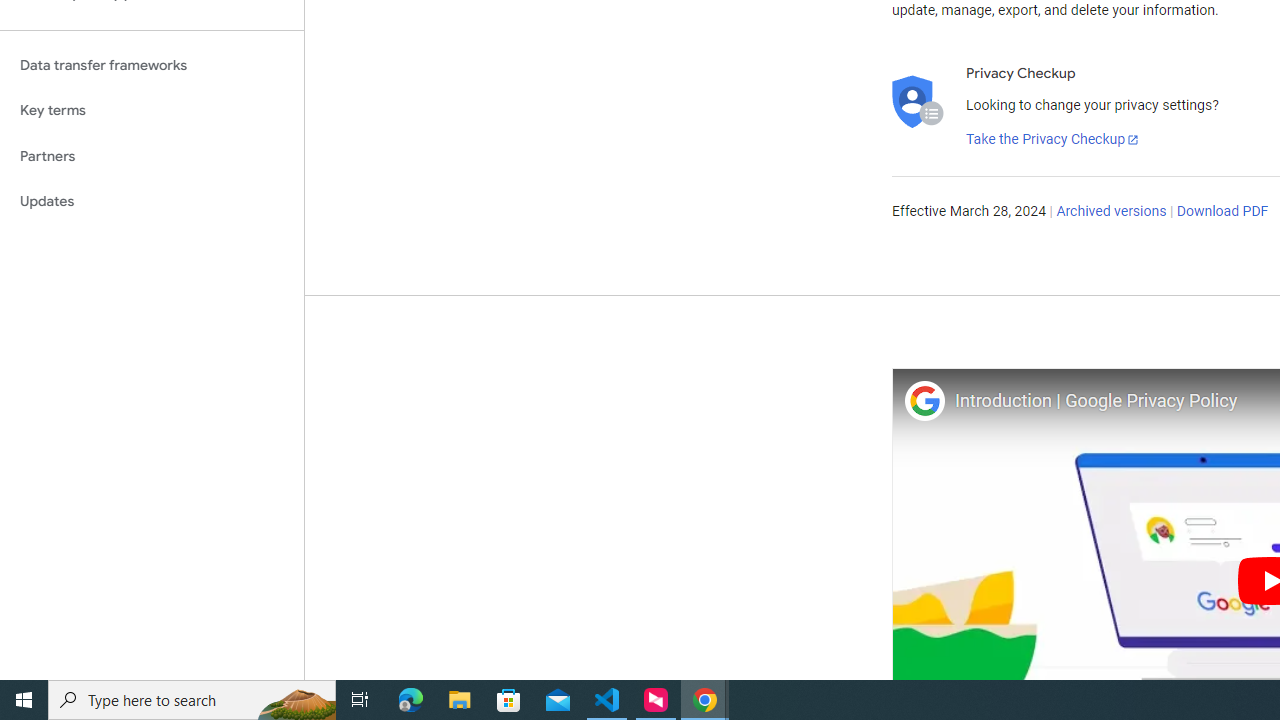 The height and width of the screenshot is (720, 1280). I want to click on 'Partners', so click(151, 155).